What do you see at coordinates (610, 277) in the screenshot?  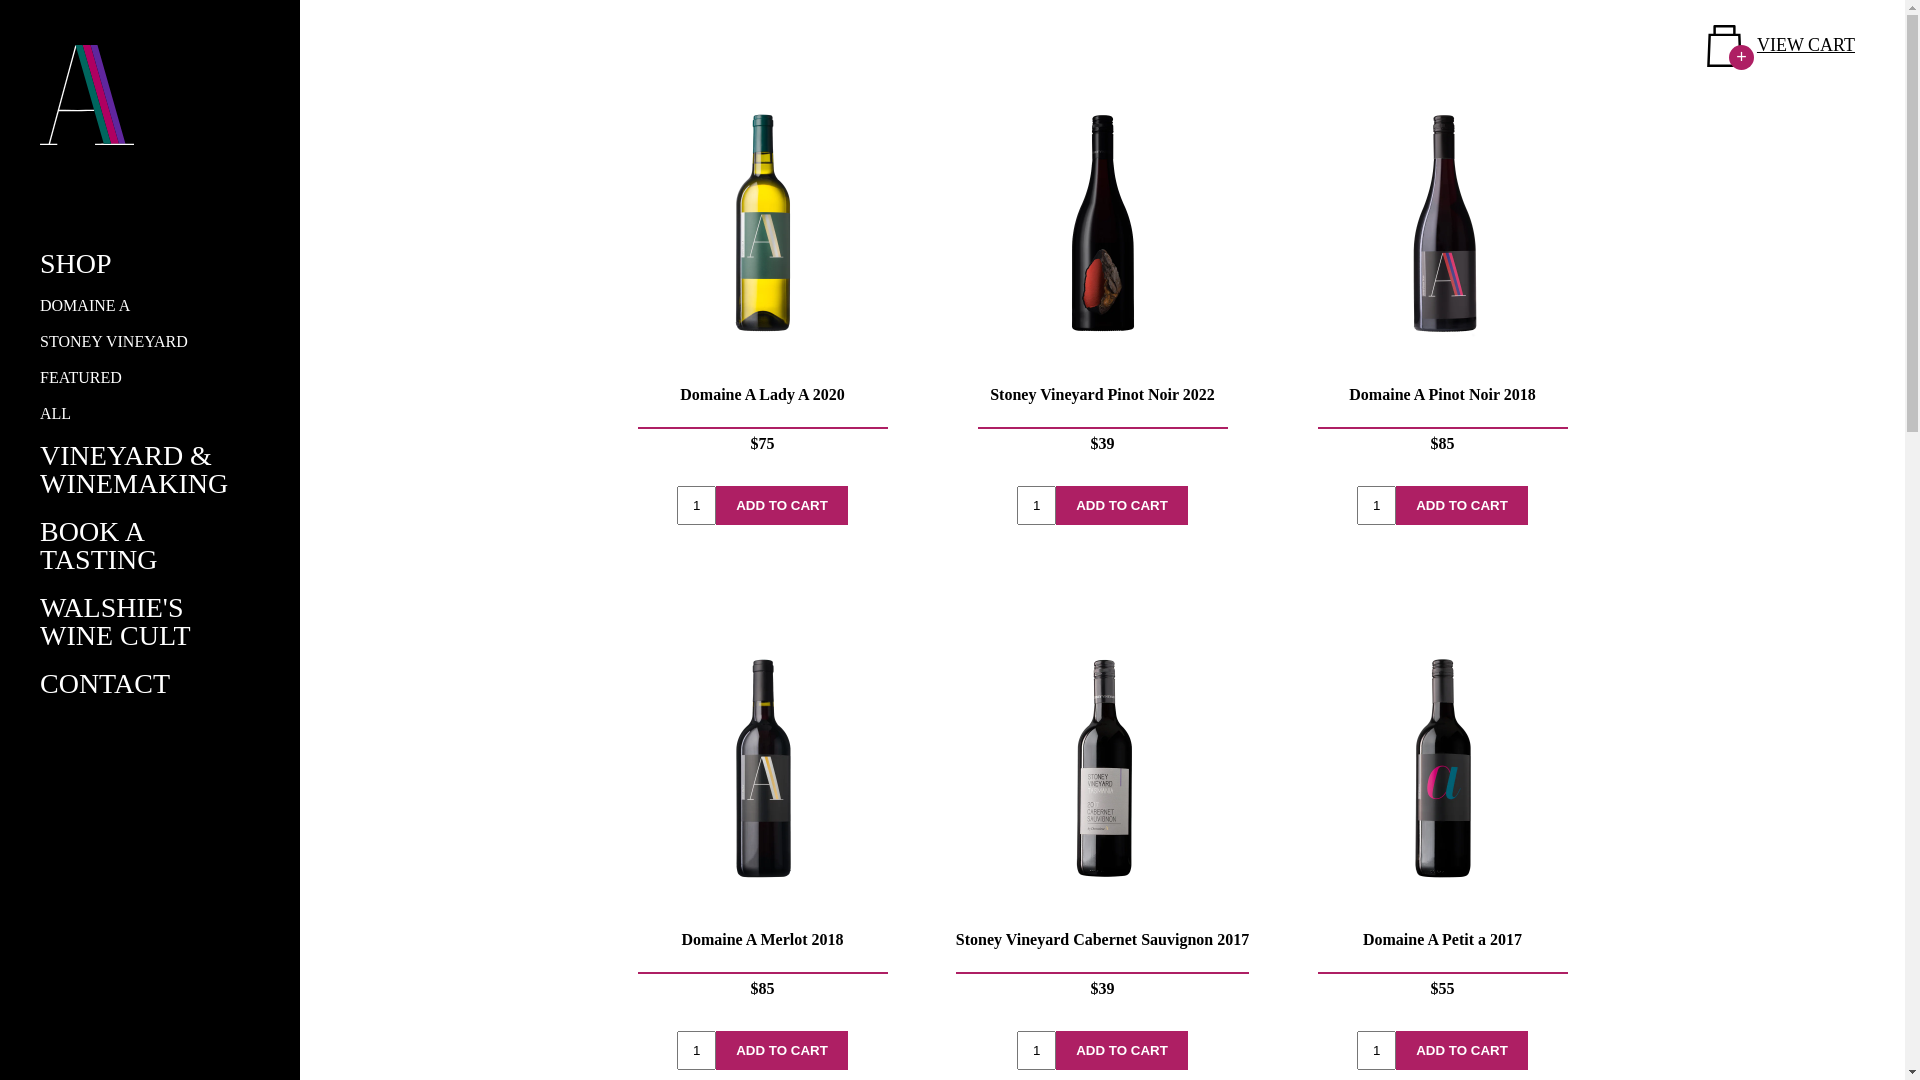 I see `'Domaine A Lady A 2020` at bounding box center [610, 277].